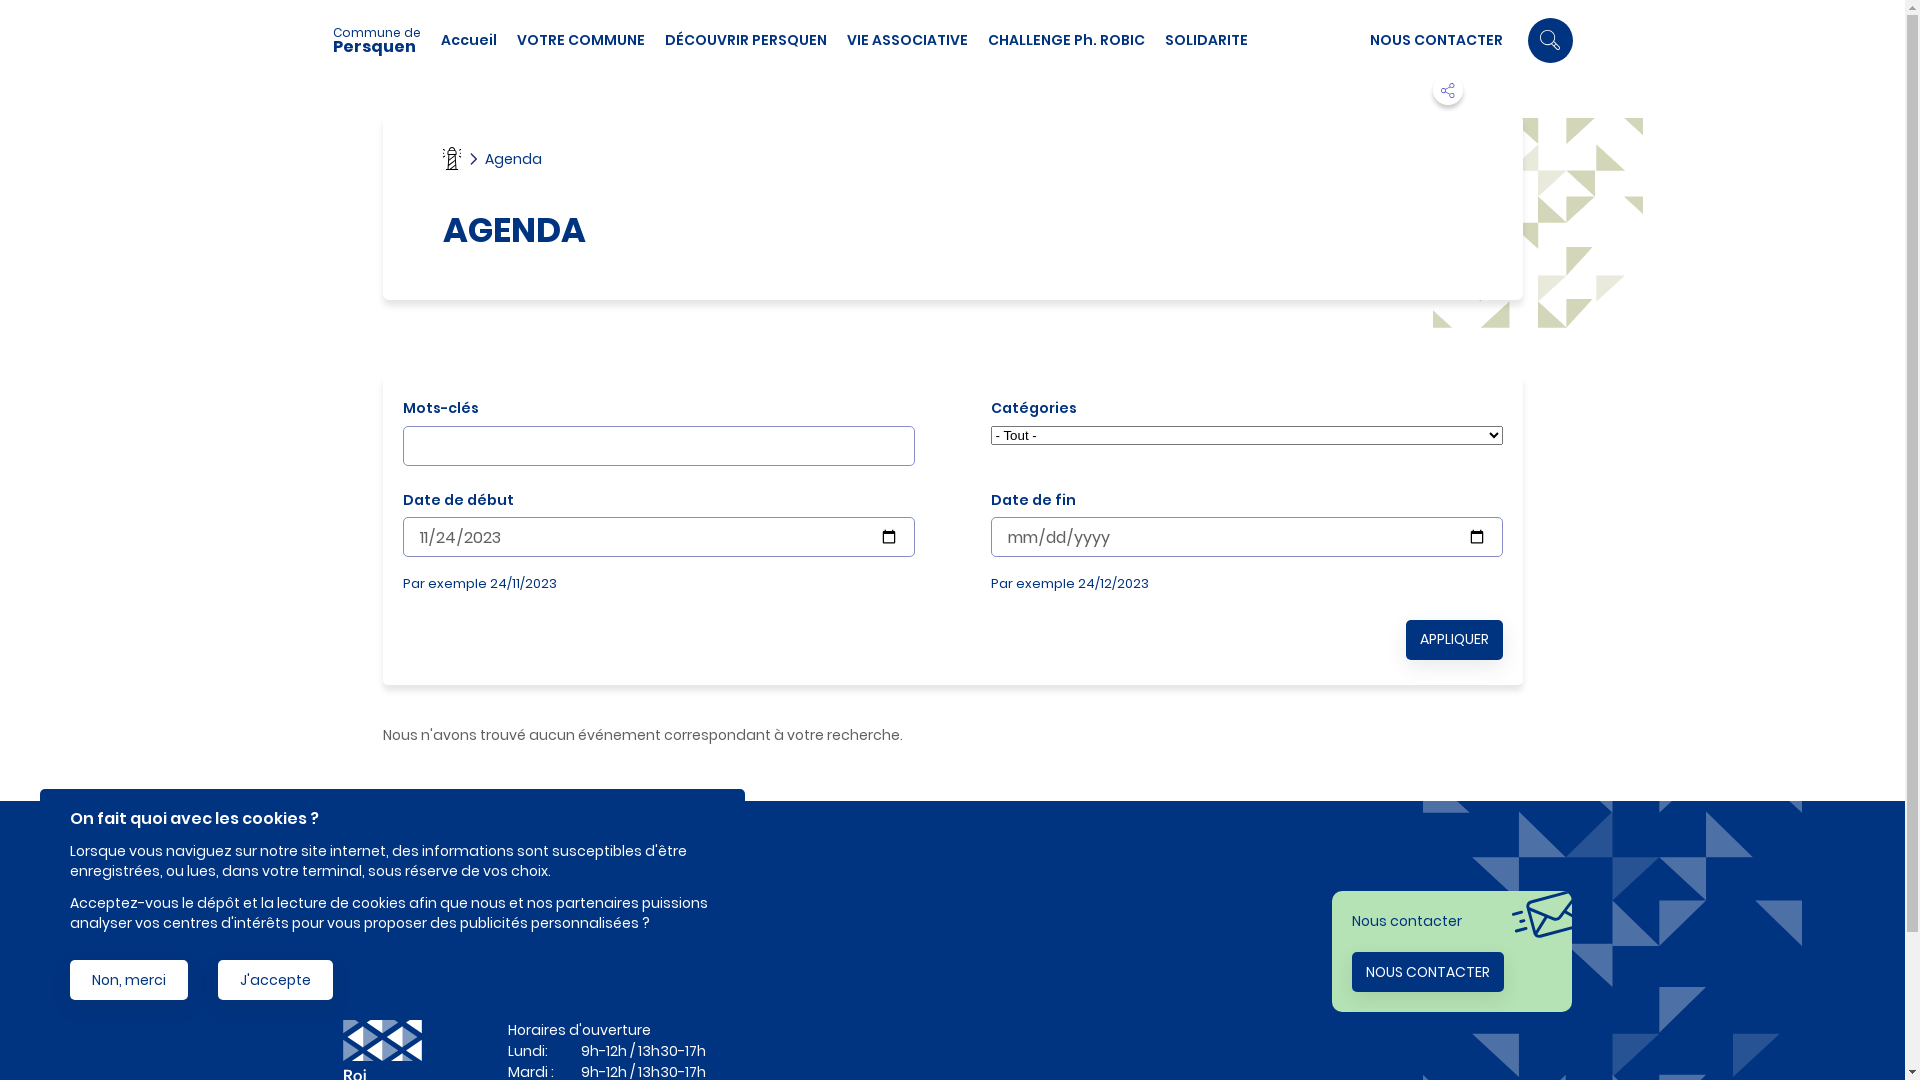 Image resolution: width=1920 pixels, height=1080 pixels. What do you see at coordinates (1454, 640) in the screenshot?
I see `'APPLIQUER'` at bounding box center [1454, 640].